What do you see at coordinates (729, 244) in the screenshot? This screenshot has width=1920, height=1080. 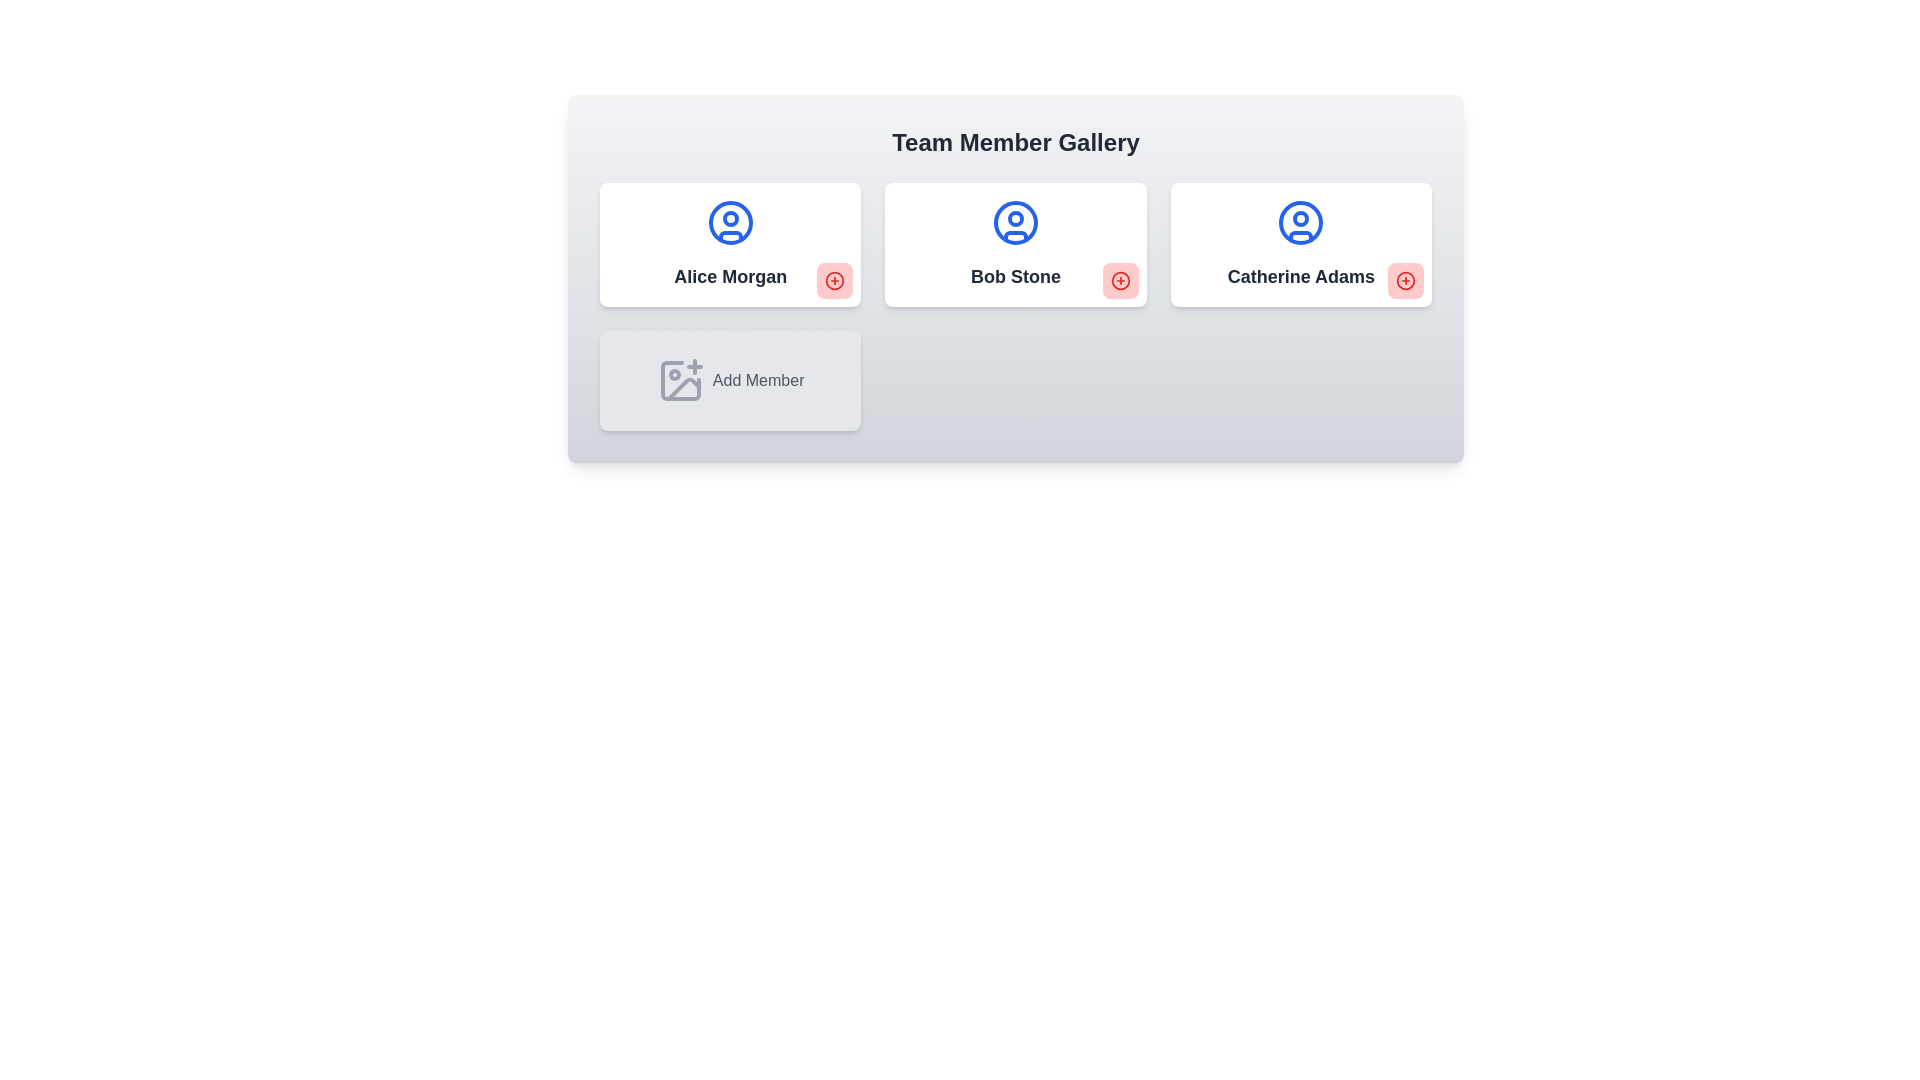 I see `the presentation card featuring a blue user icon and the name 'Alice Morgan' below it, located at the top-left corner of the grid layout` at bounding box center [729, 244].